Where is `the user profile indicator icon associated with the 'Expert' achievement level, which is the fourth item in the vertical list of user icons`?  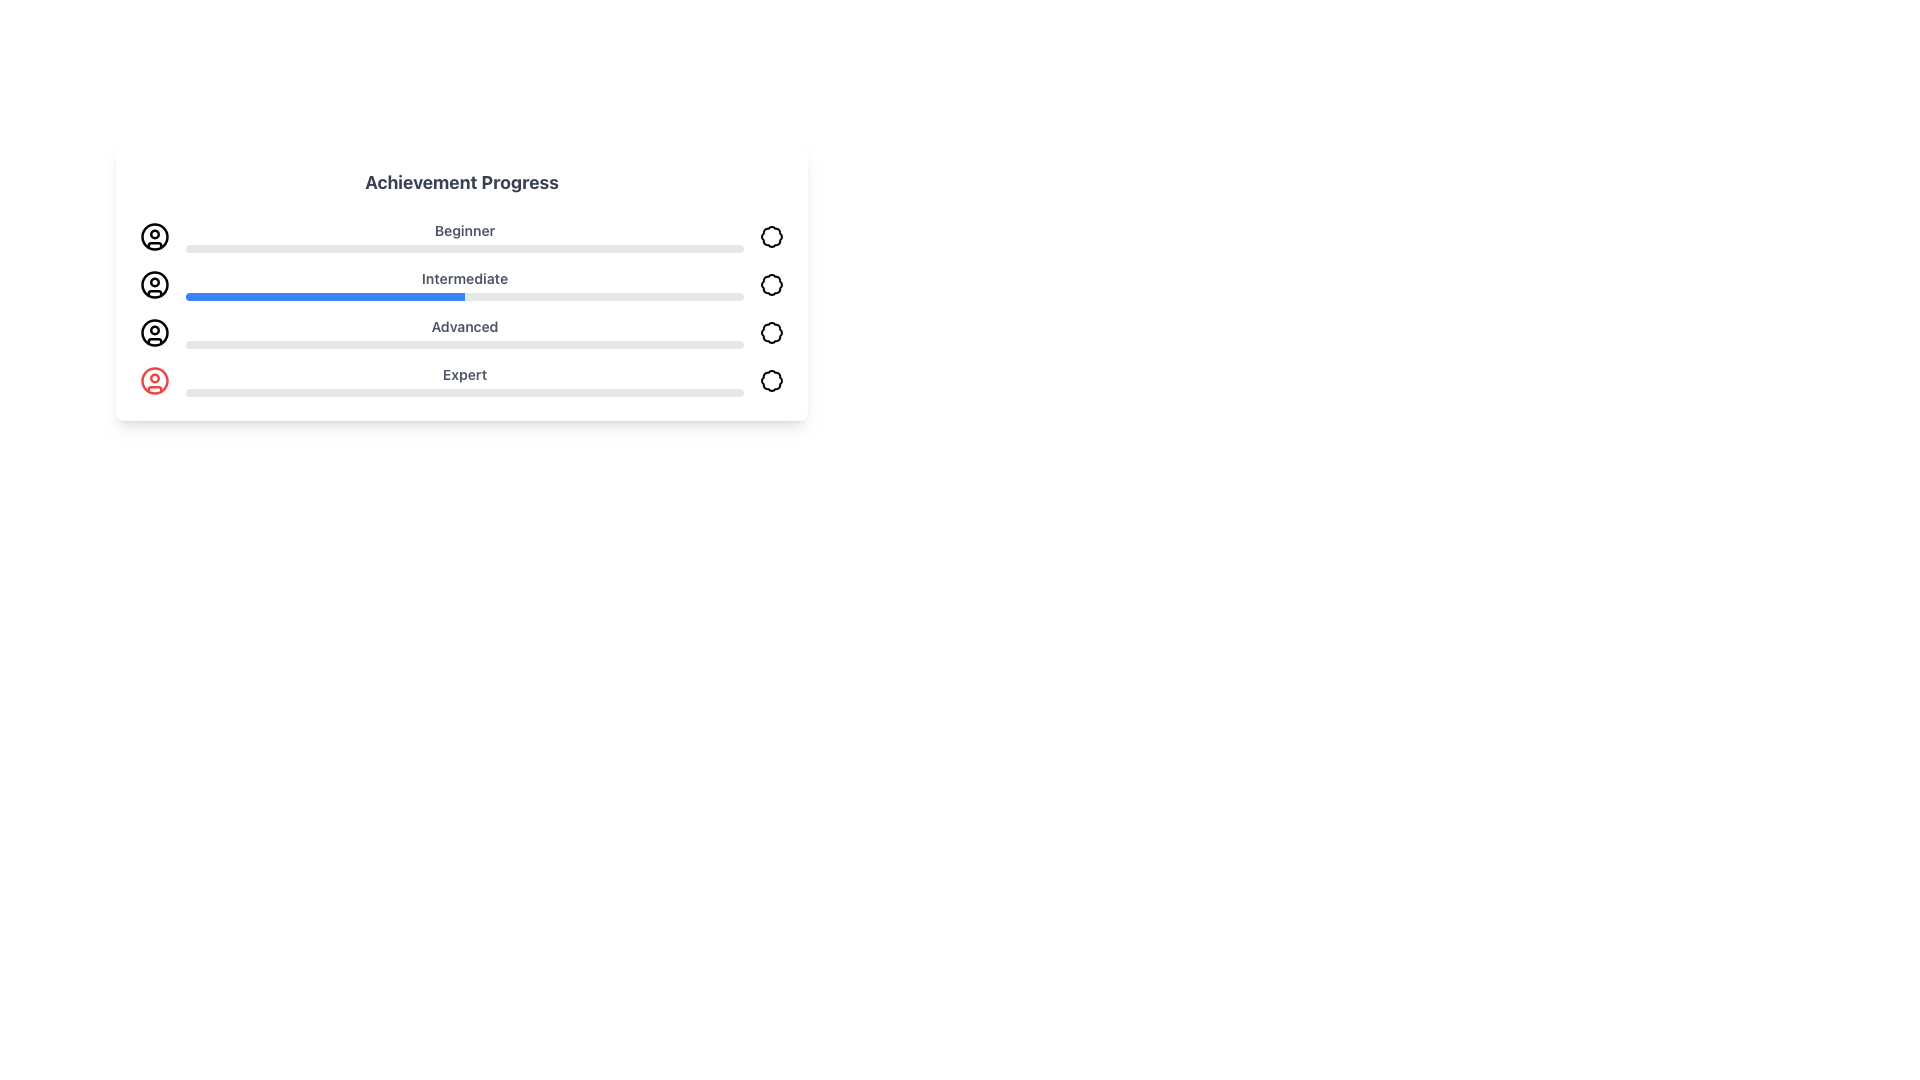
the user profile indicator icon associated with the 'Expert' achievement level, which is the fourth item in the vertical list of user icons is located at coordinates (153, 381).